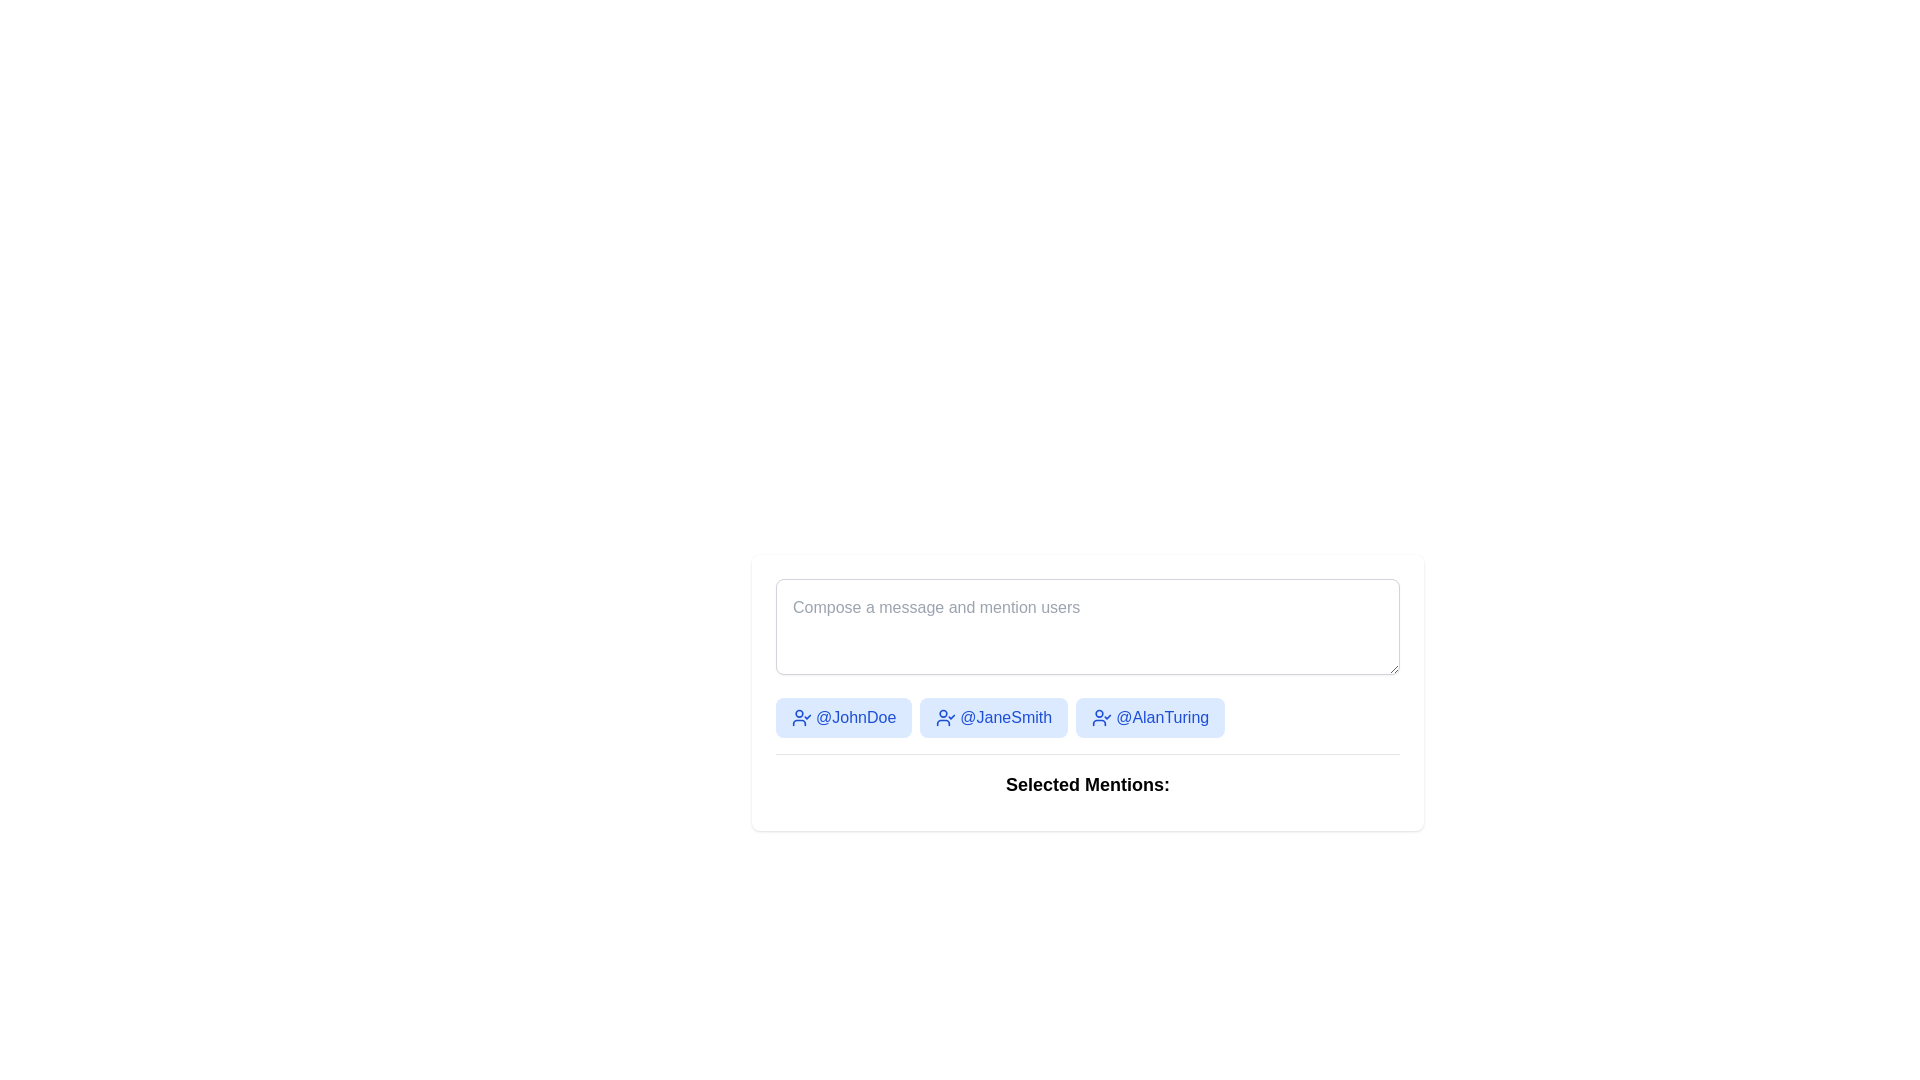 The height and width of the screenshot is (1080, 1920). Describe the element at coordinates (1006, 716) in the screenshot. I see `the interactive username text '@JaneSmith' displayed in blue within the button` at that location.